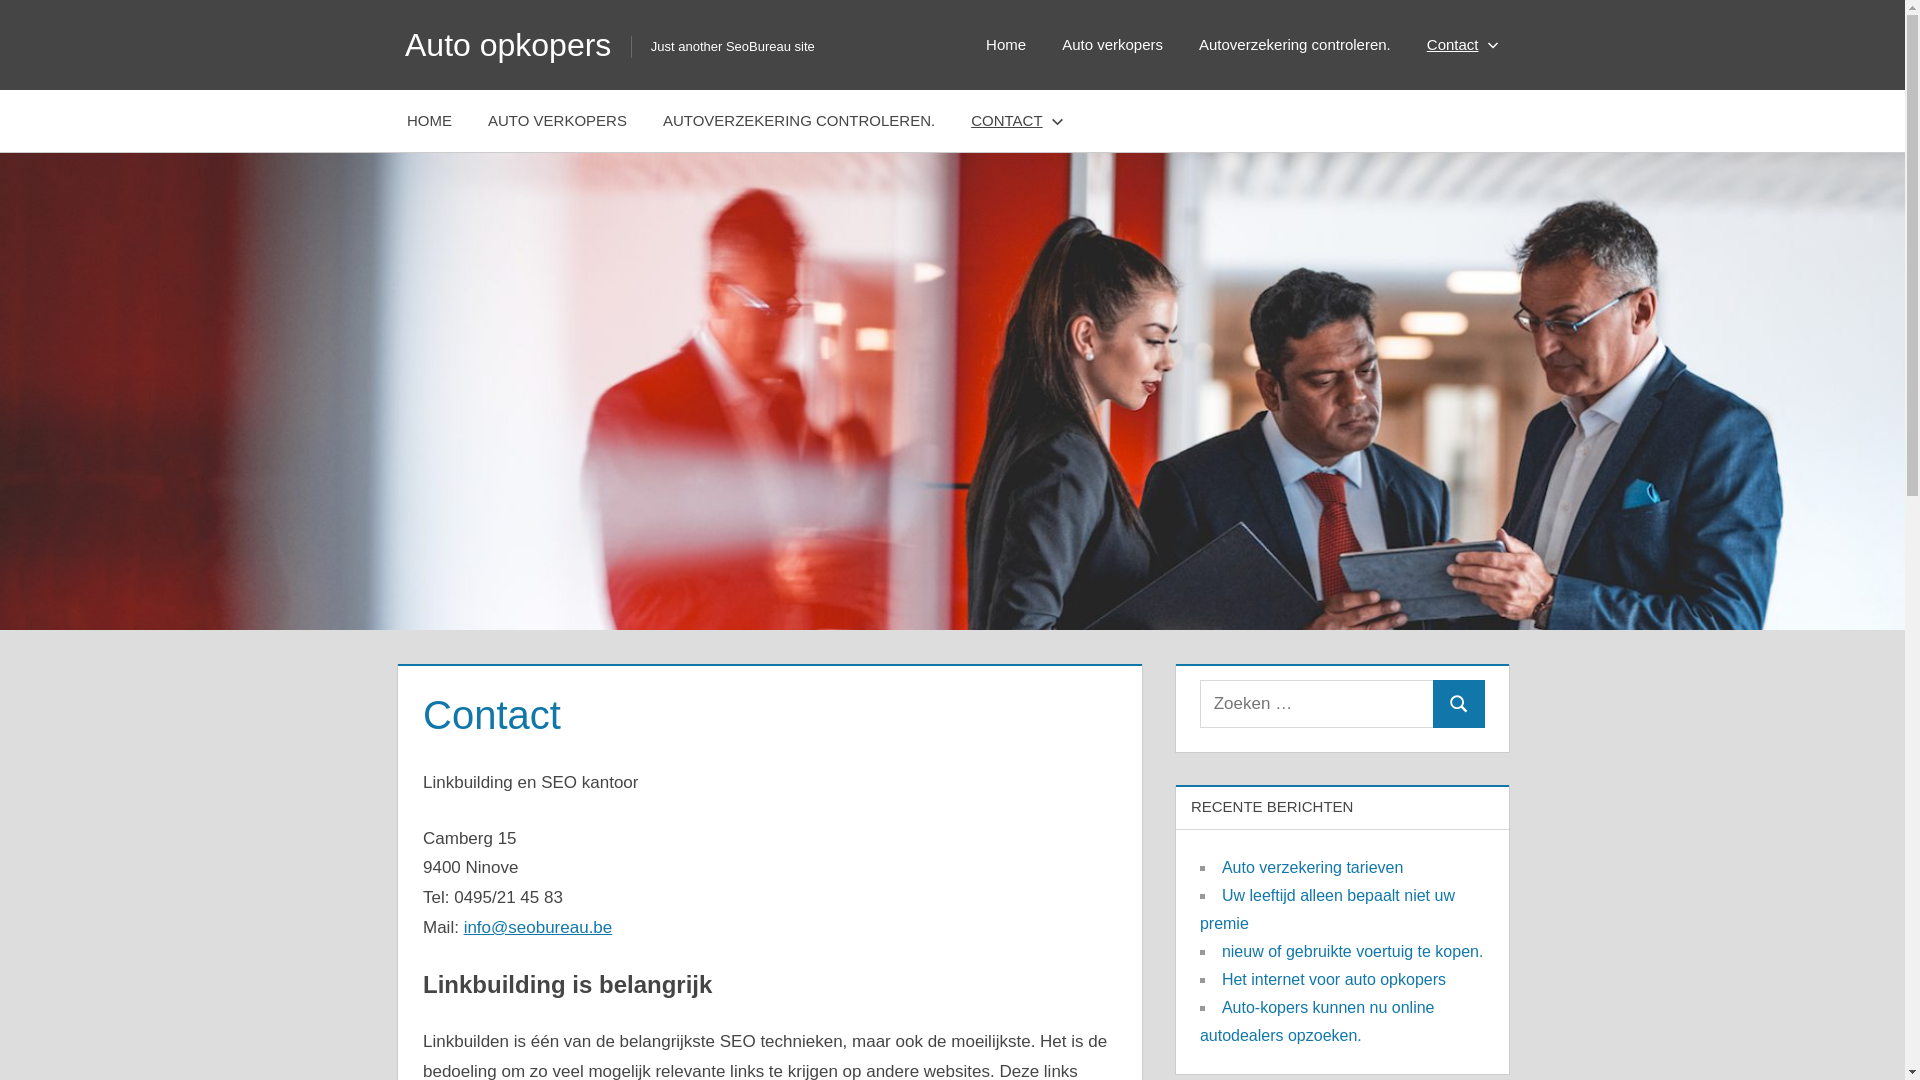 This screenshot has width=1920, height=1080. I want to click on 'Auto verzekering tarieven', so click(1312, 866).